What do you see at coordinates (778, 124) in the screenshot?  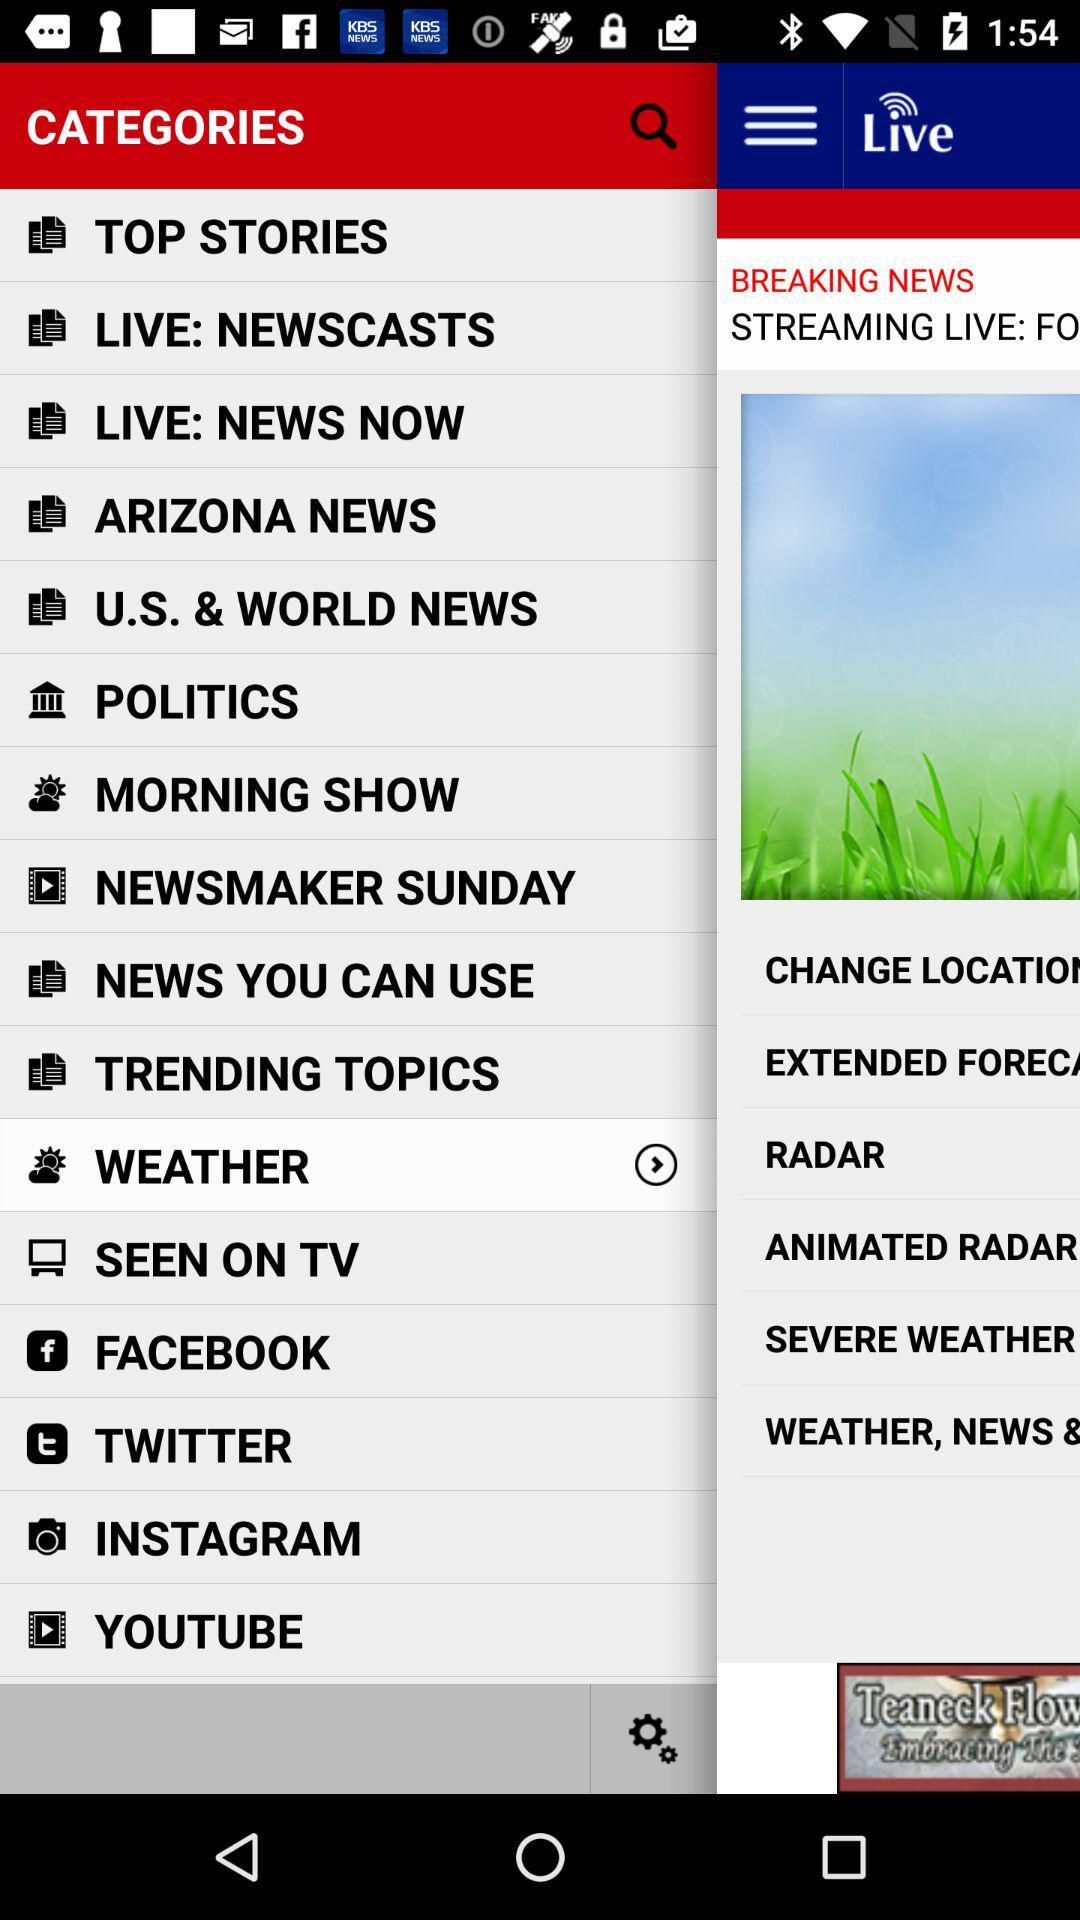 I see `the menu icon` at bounding box center [778, 124].